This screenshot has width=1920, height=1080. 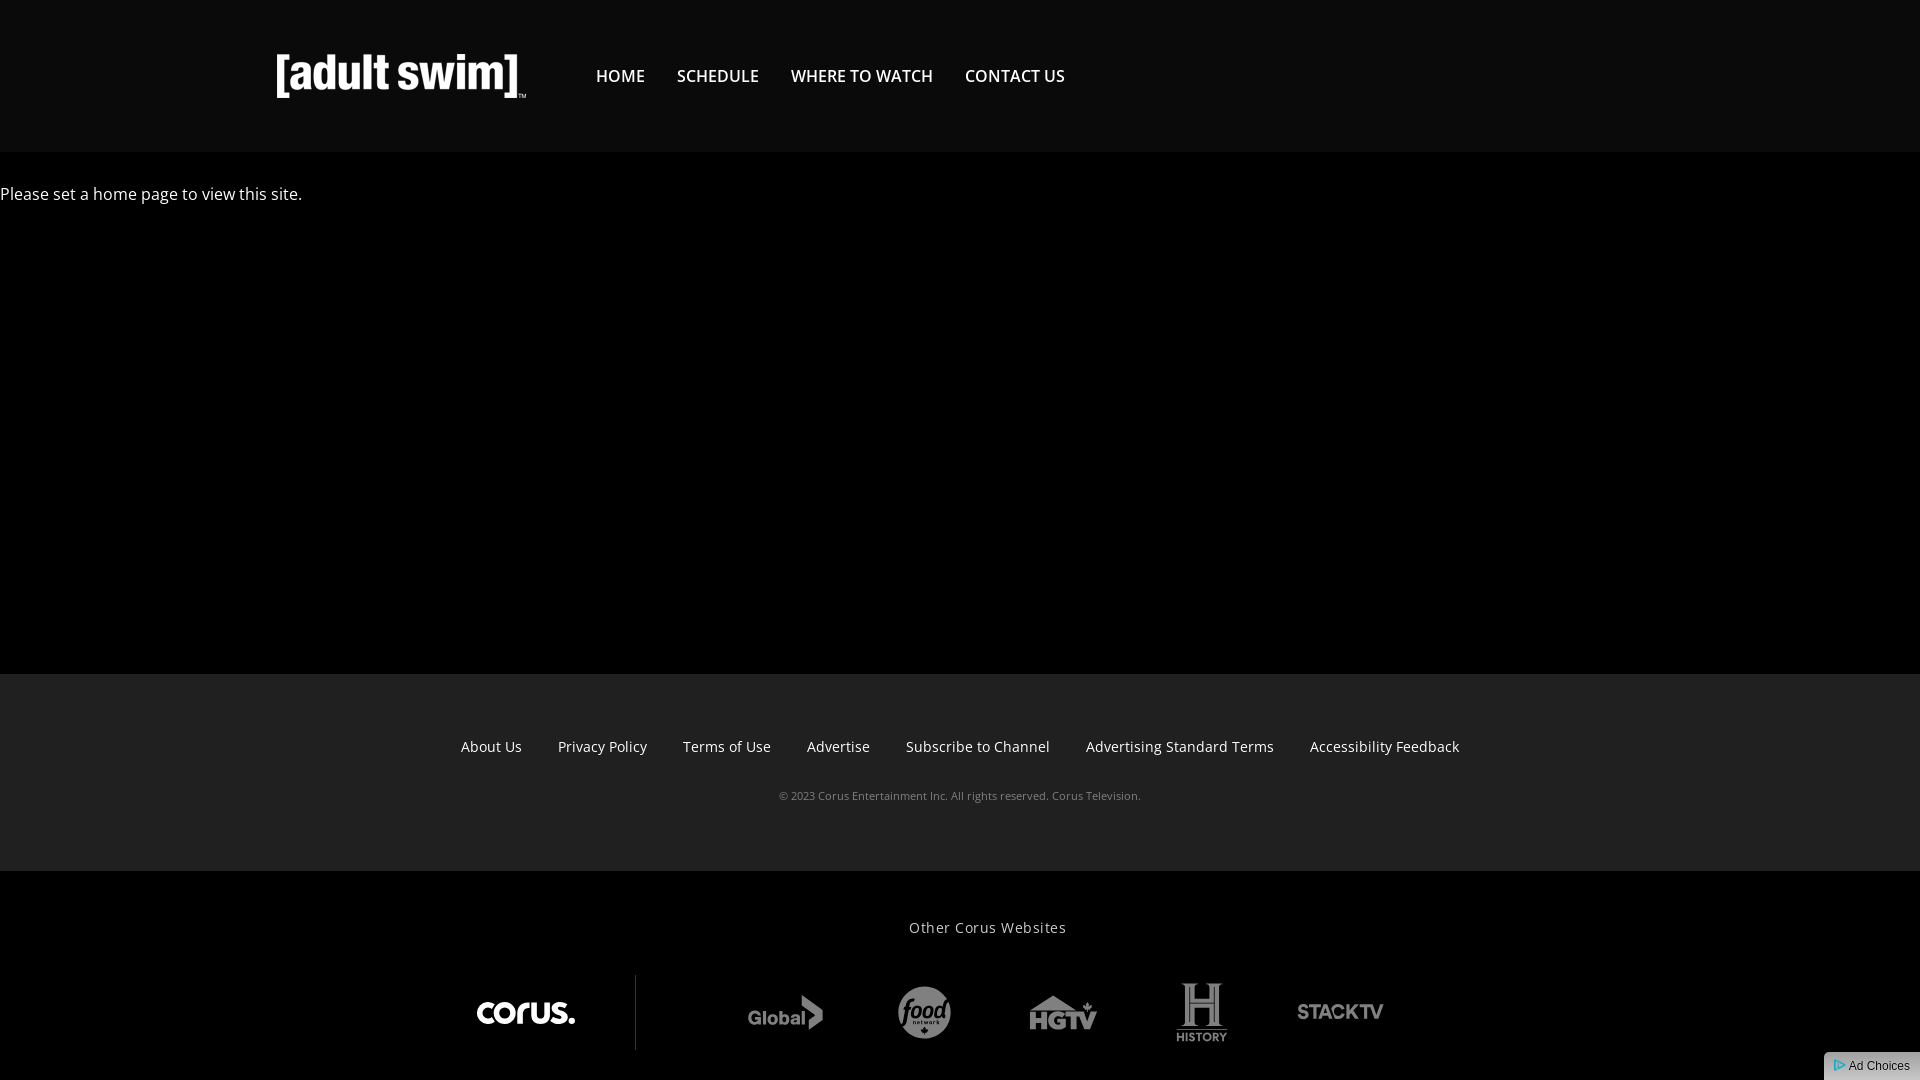 I want to click on 'Adult Swim', so click(x=400, y=75).